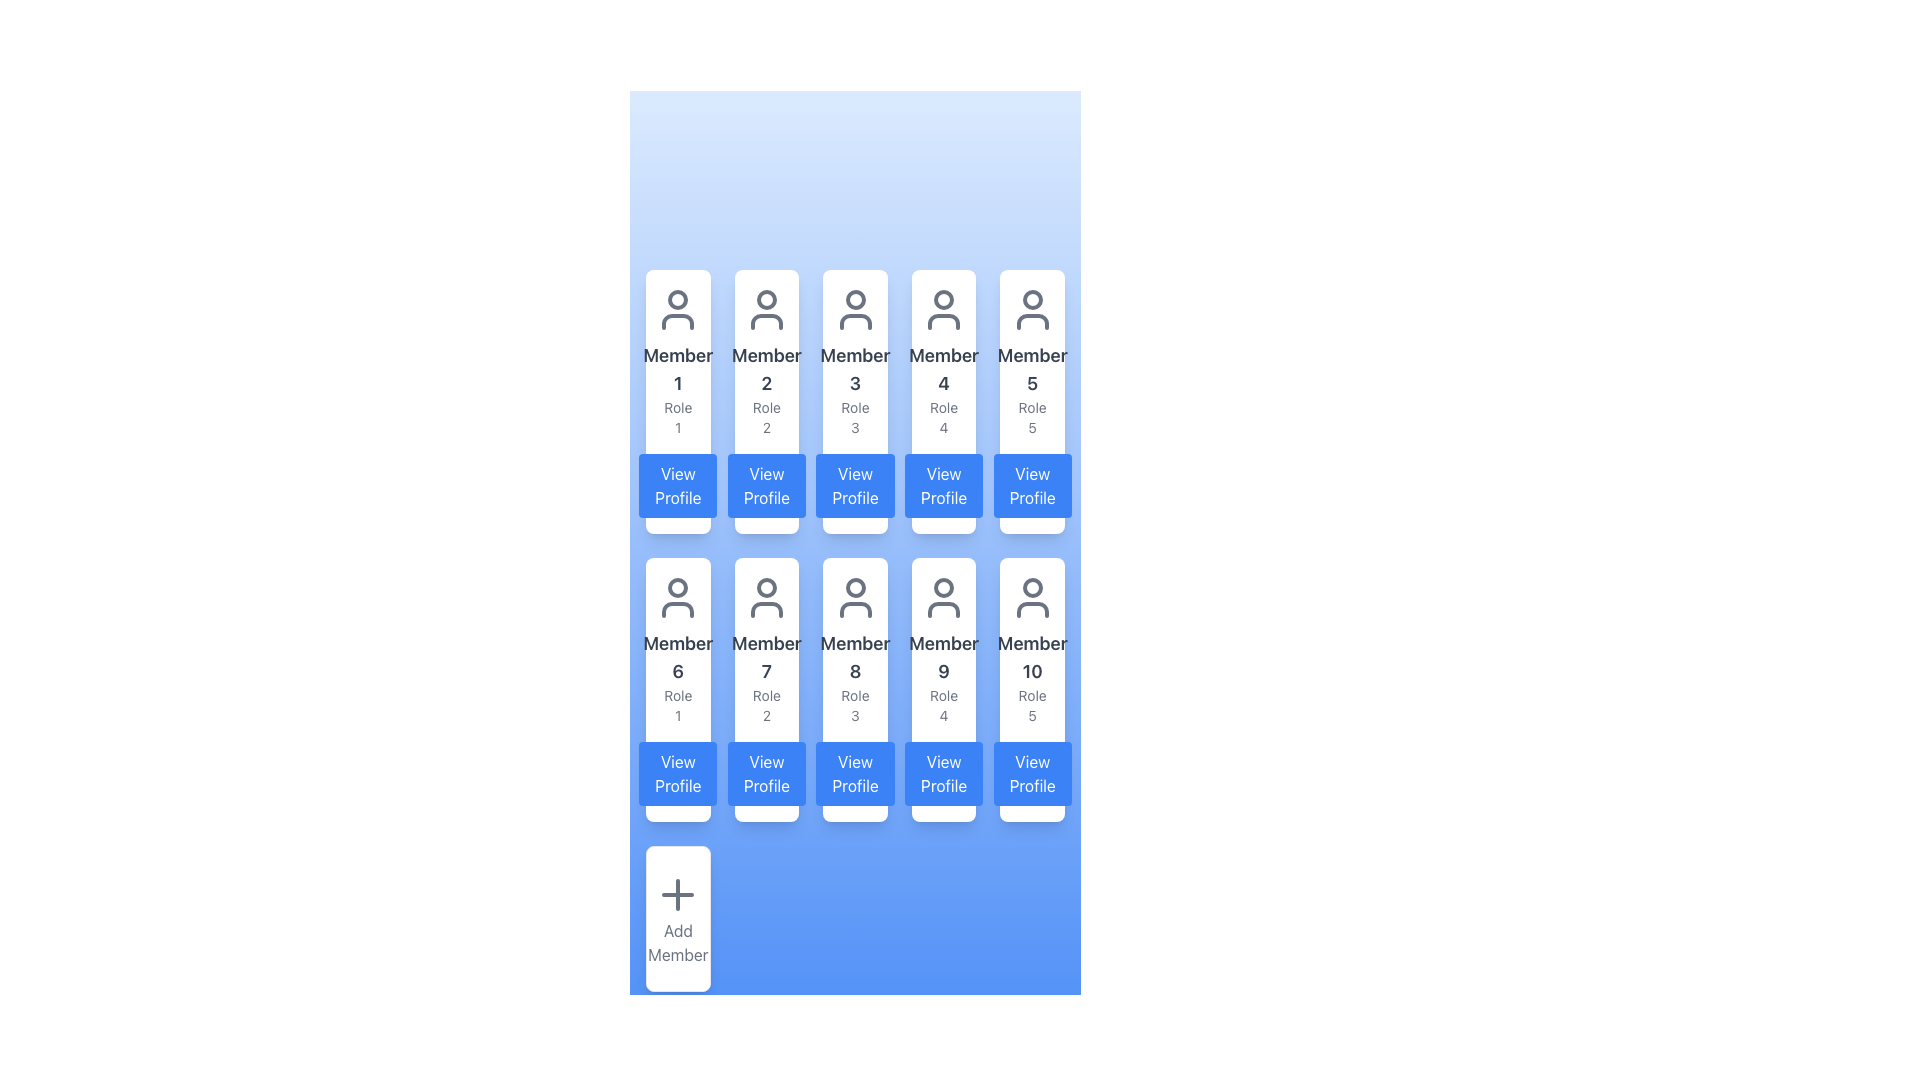 The width and height of the screenshot is (1920, 1080). I want to click on the uppermost icon in the vertical card layout labeled 'Member 9', located in the third column of the second row in the grid arrangement, so click(943, 596).